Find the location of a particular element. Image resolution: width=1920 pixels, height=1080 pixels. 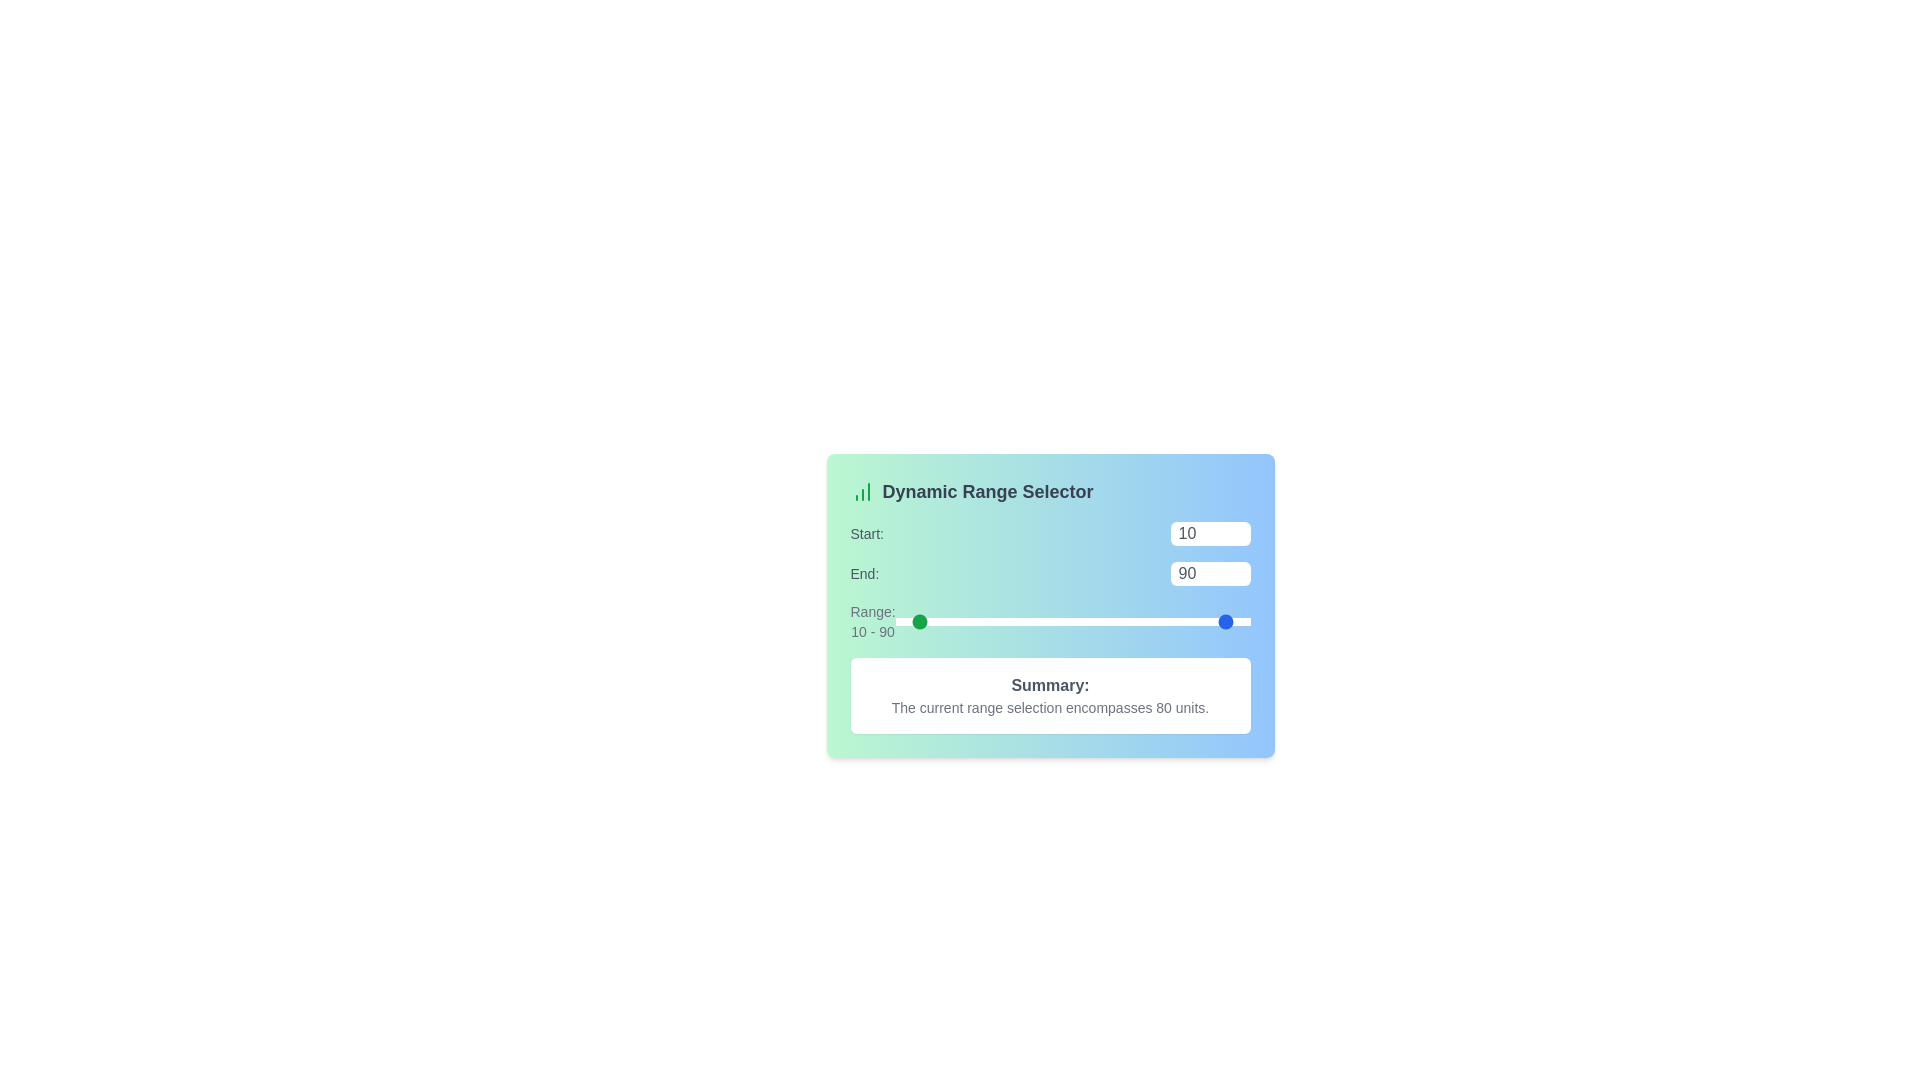

the 'Start' range slider to 31 is located at coordinates (949, 620).